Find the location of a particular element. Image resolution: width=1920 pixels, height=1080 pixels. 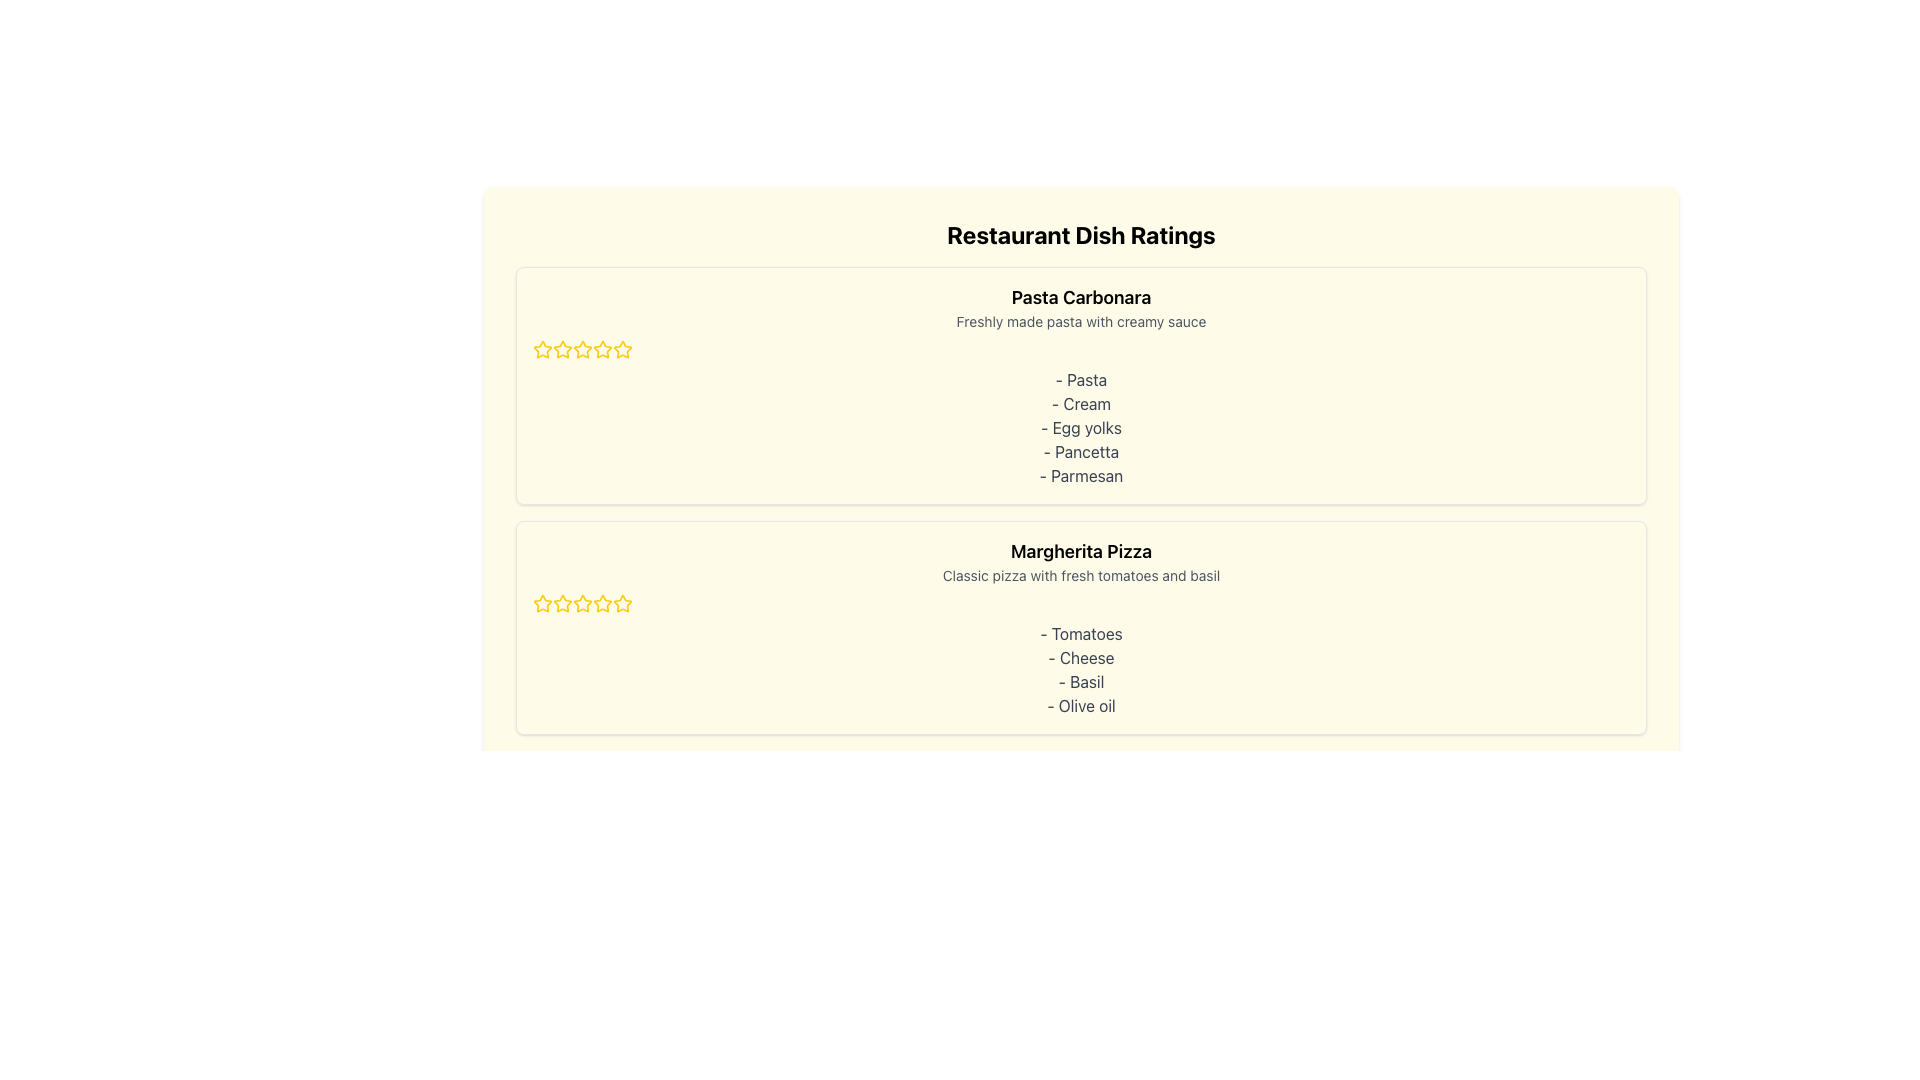

the first star in the five-star rating system to rate 'Pasta Carbonara' is located at coordinates (560, 347).